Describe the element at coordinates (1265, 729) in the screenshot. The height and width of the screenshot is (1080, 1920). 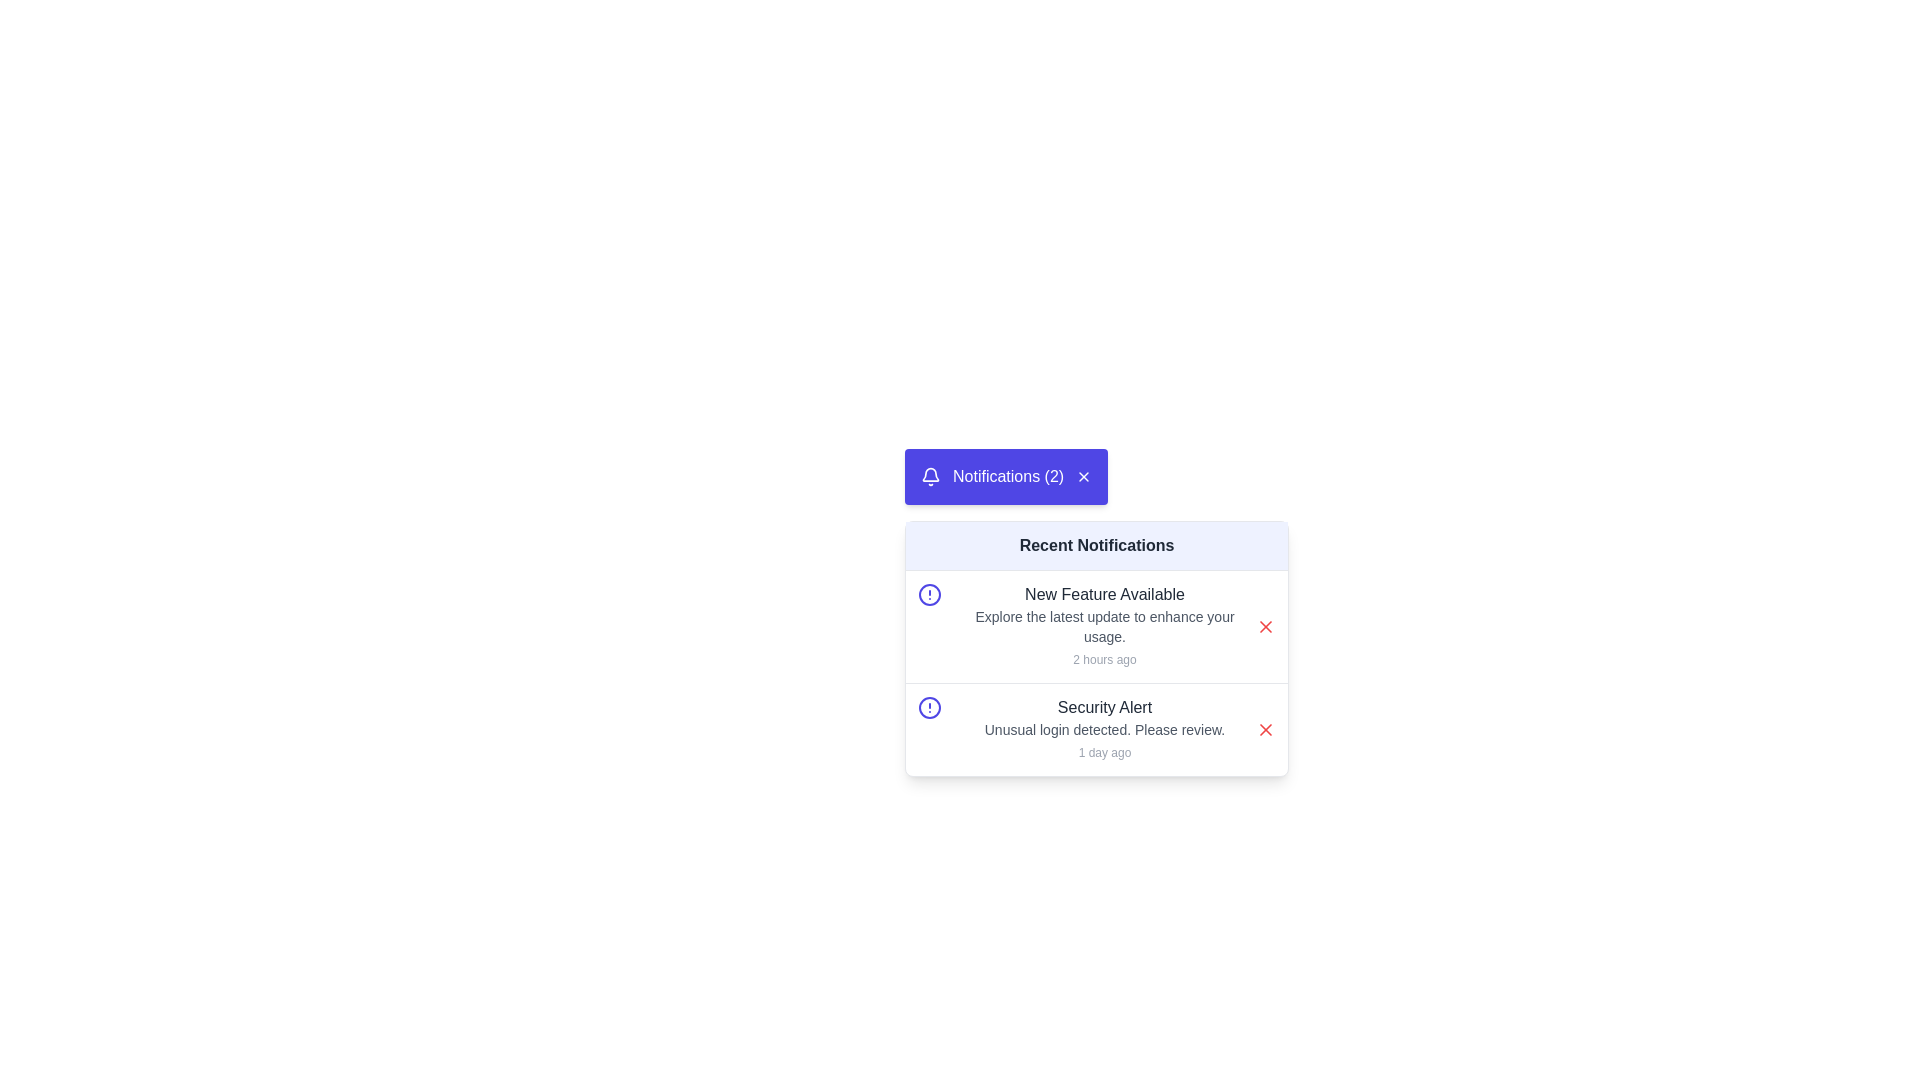
I see `the red 'X' icon button on the far right of the 'Security Alert' notification` at that location.